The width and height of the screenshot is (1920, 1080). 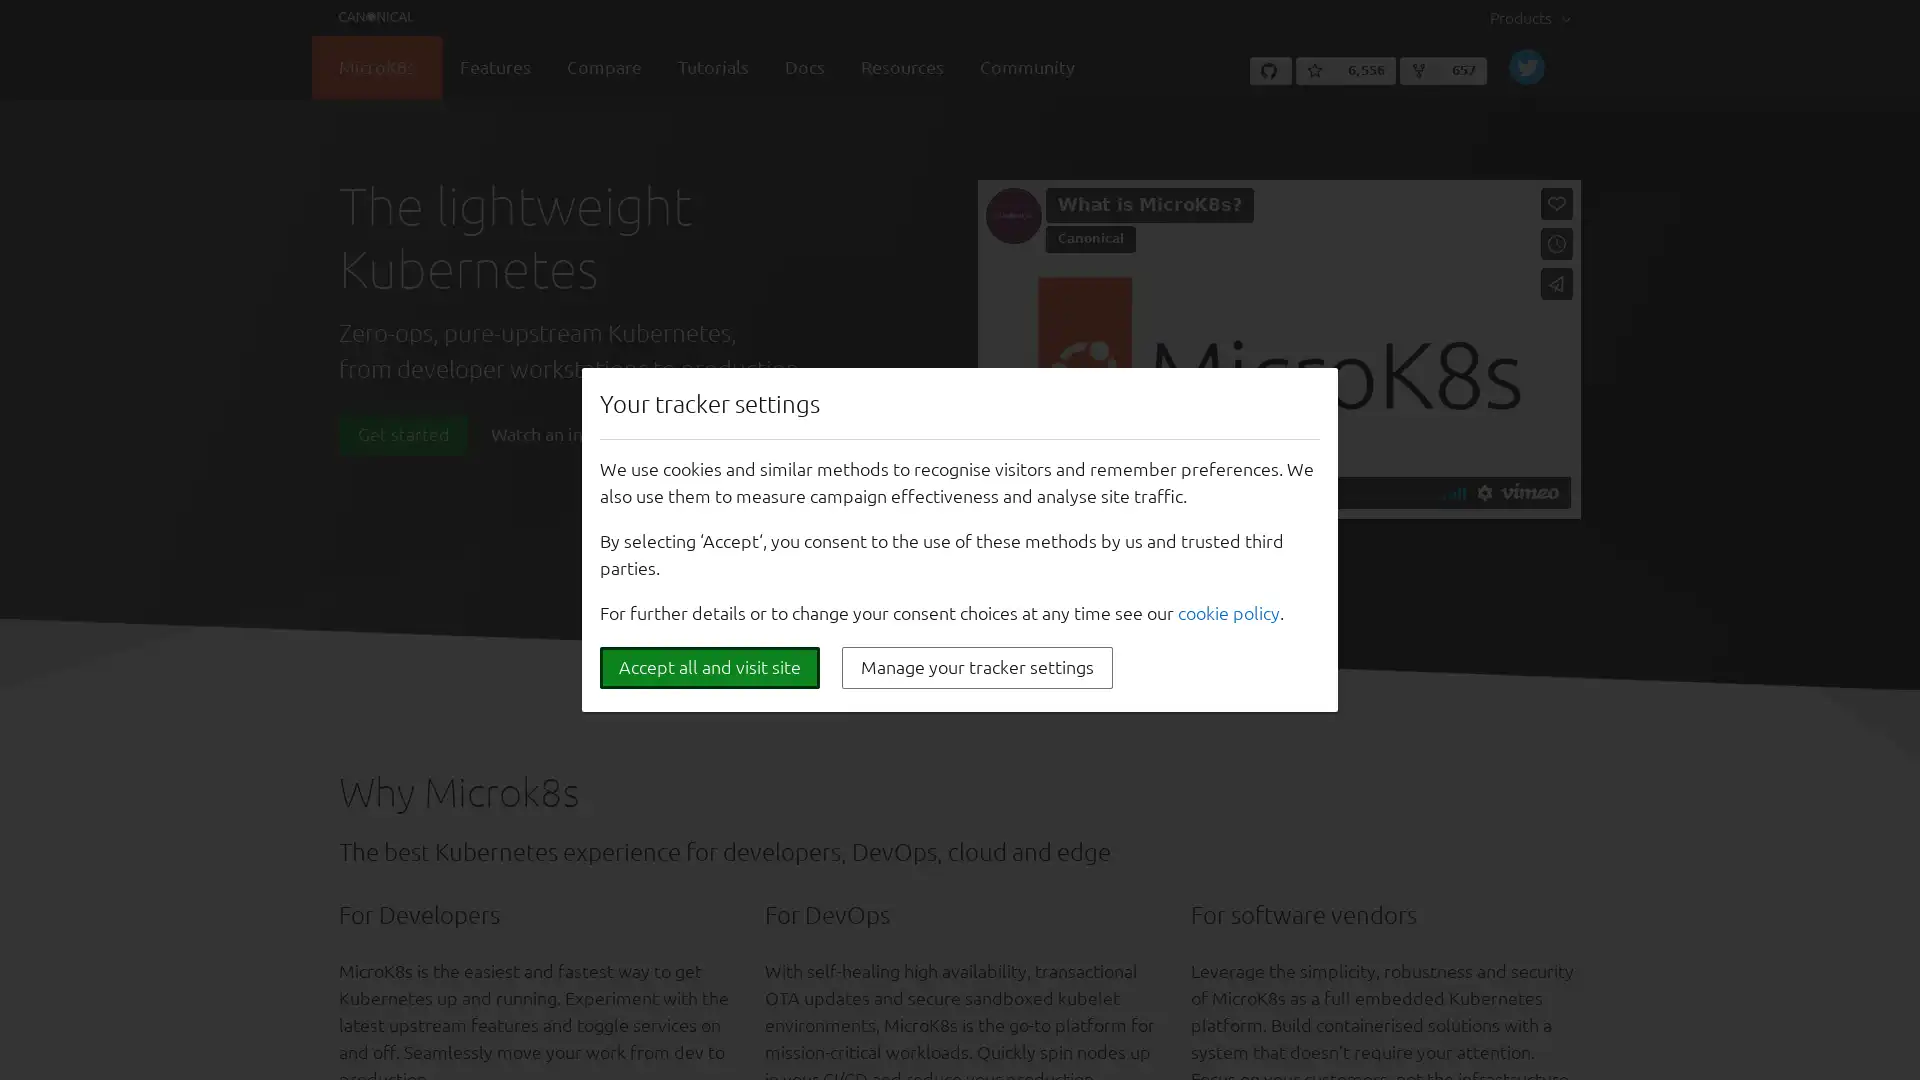 What do you see at coordinates (977, 667) in the screenshot?
I see `Manage your tracker settings` at bounding box center [977, 667].